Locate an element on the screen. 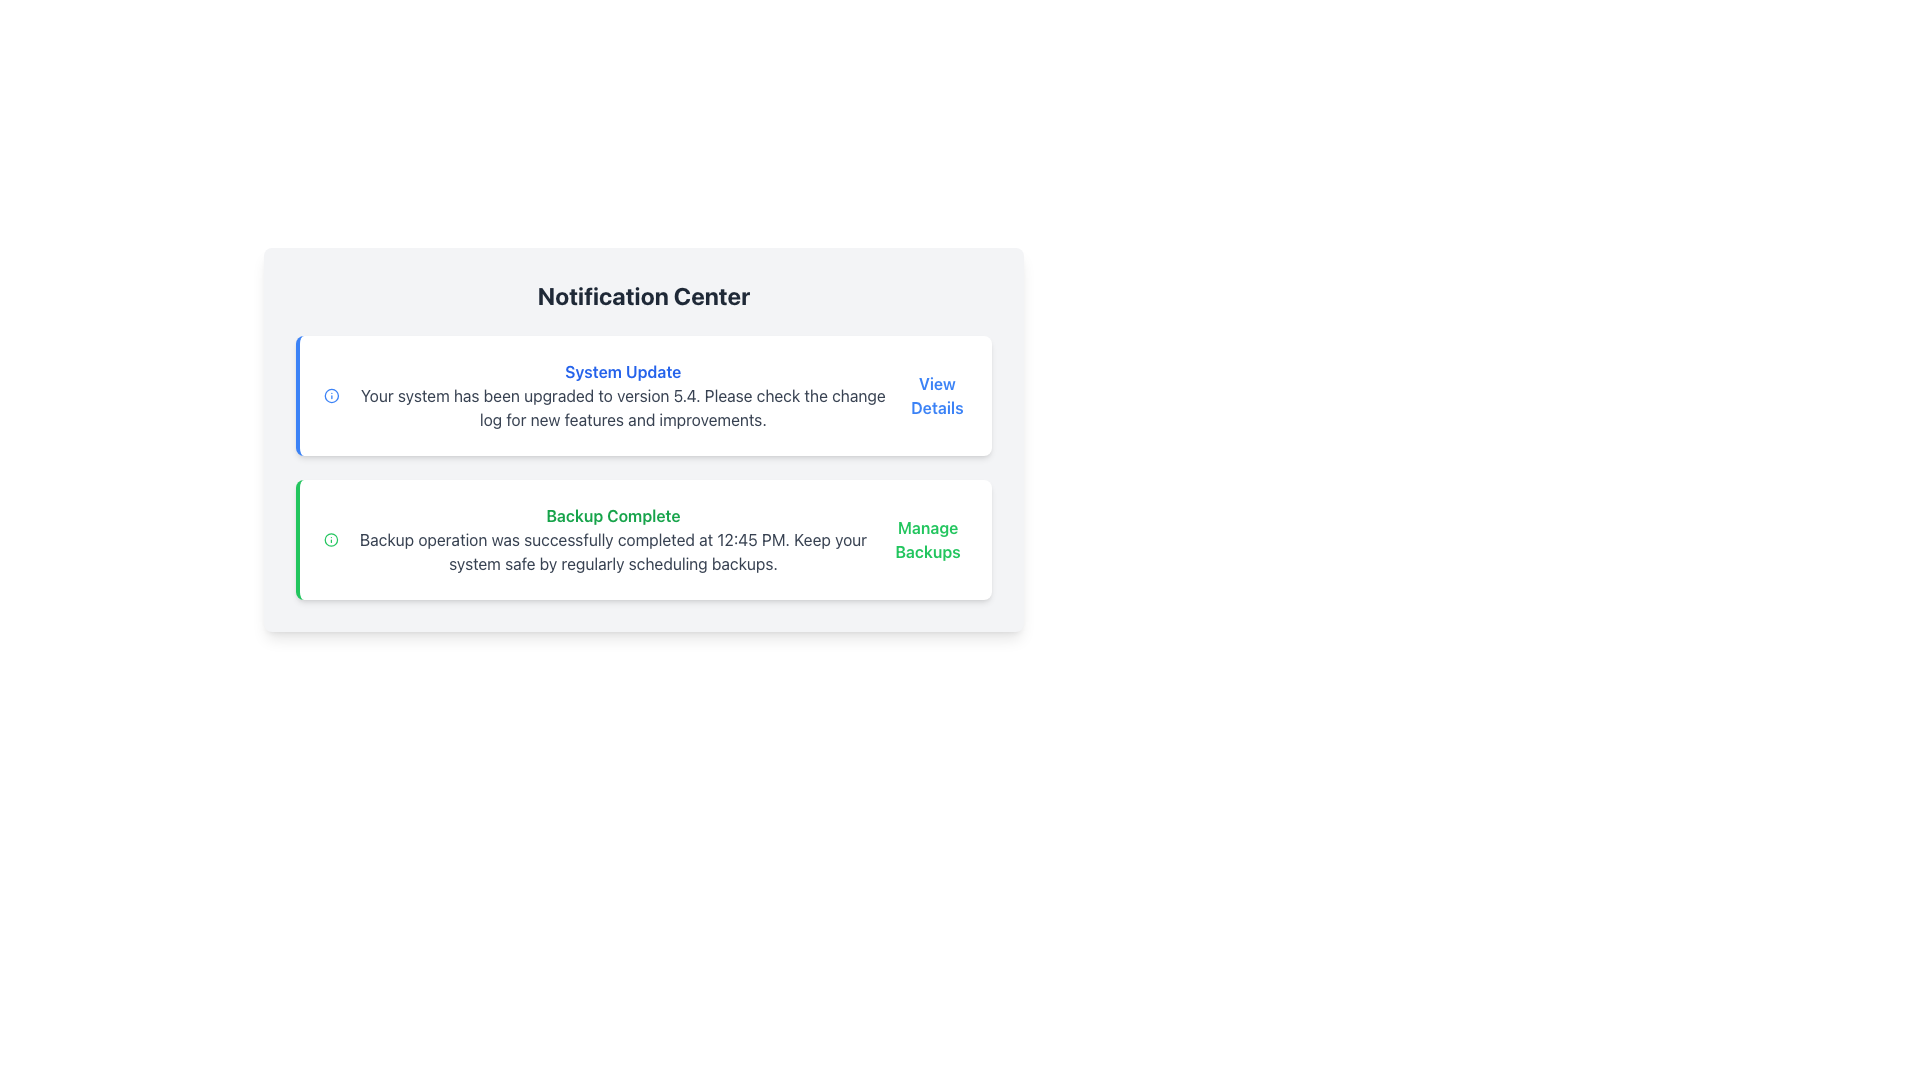 The image size is (1920, 1080). the SVG Circle that serves as a visual signal in the notification section, positioned at the center of the informational icon is located at coordinates (331, 396).